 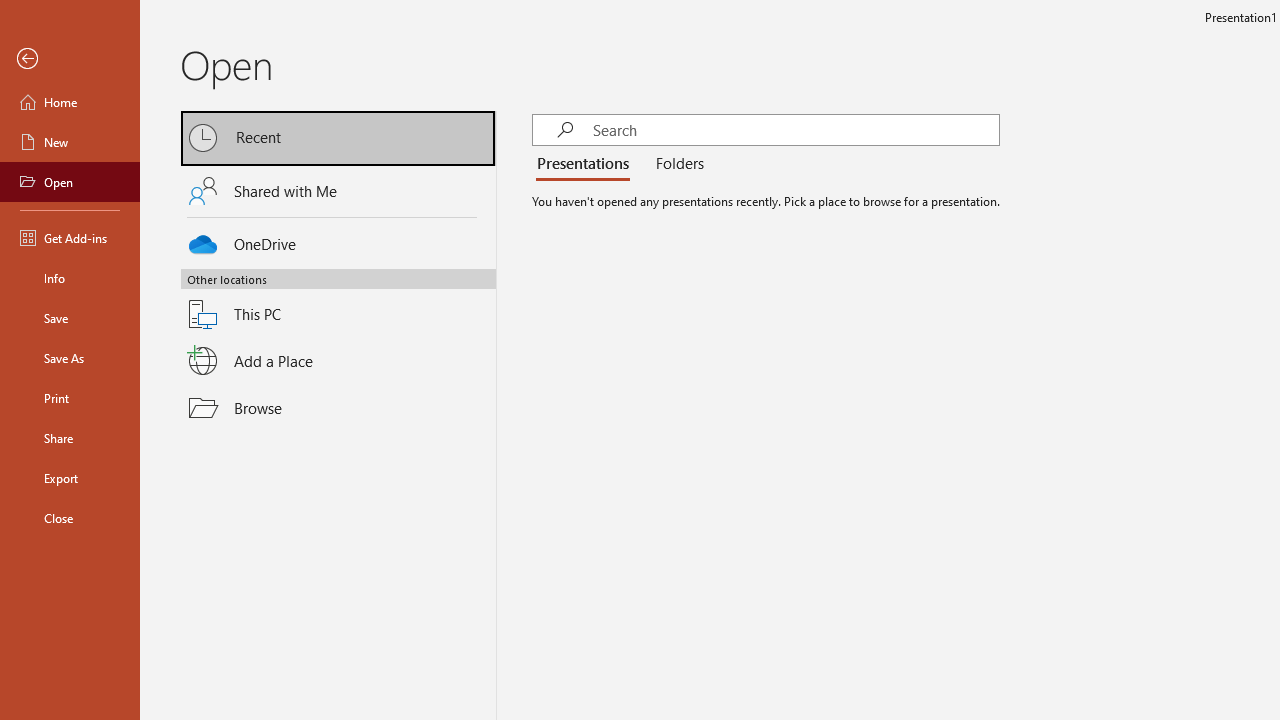 What do you see at coordinates (676, 163) in the screenshot?
I see `'Folders'` at bounding box center [676, 163].